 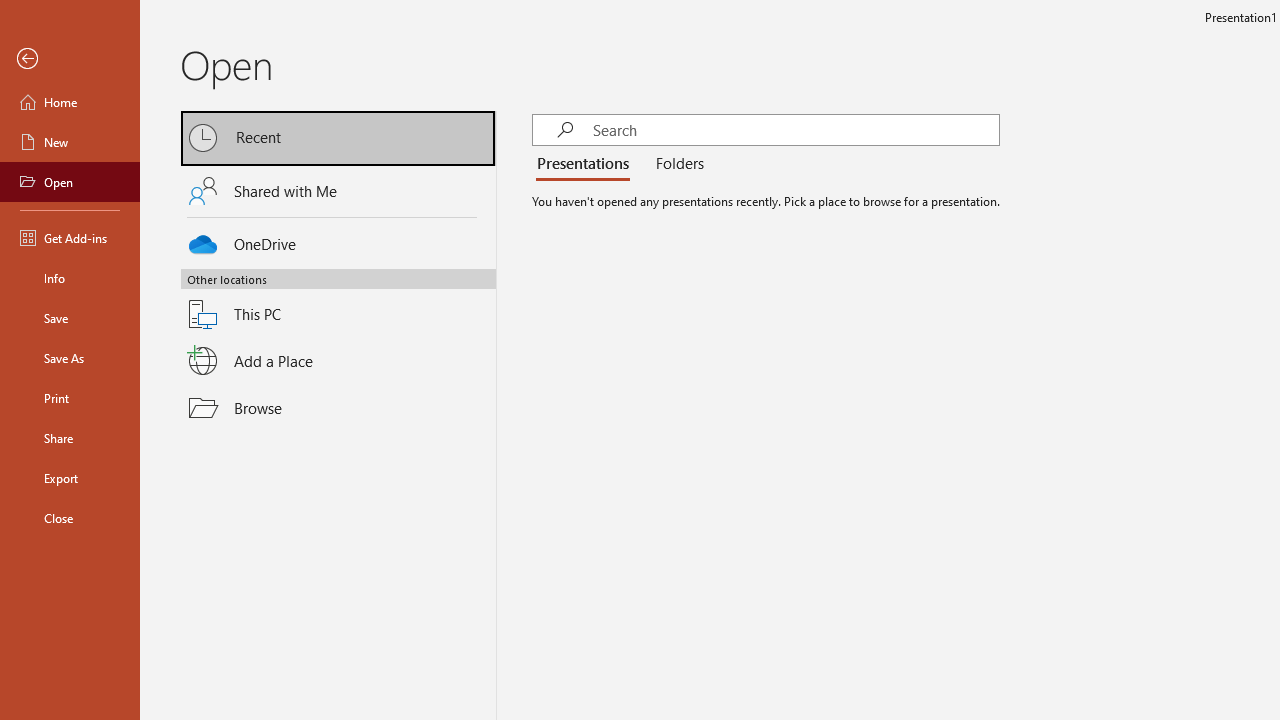 What do you see at coordinates (676, 163) in the screenshot?
I see `'Folders'` at bounding box center [676, 163].